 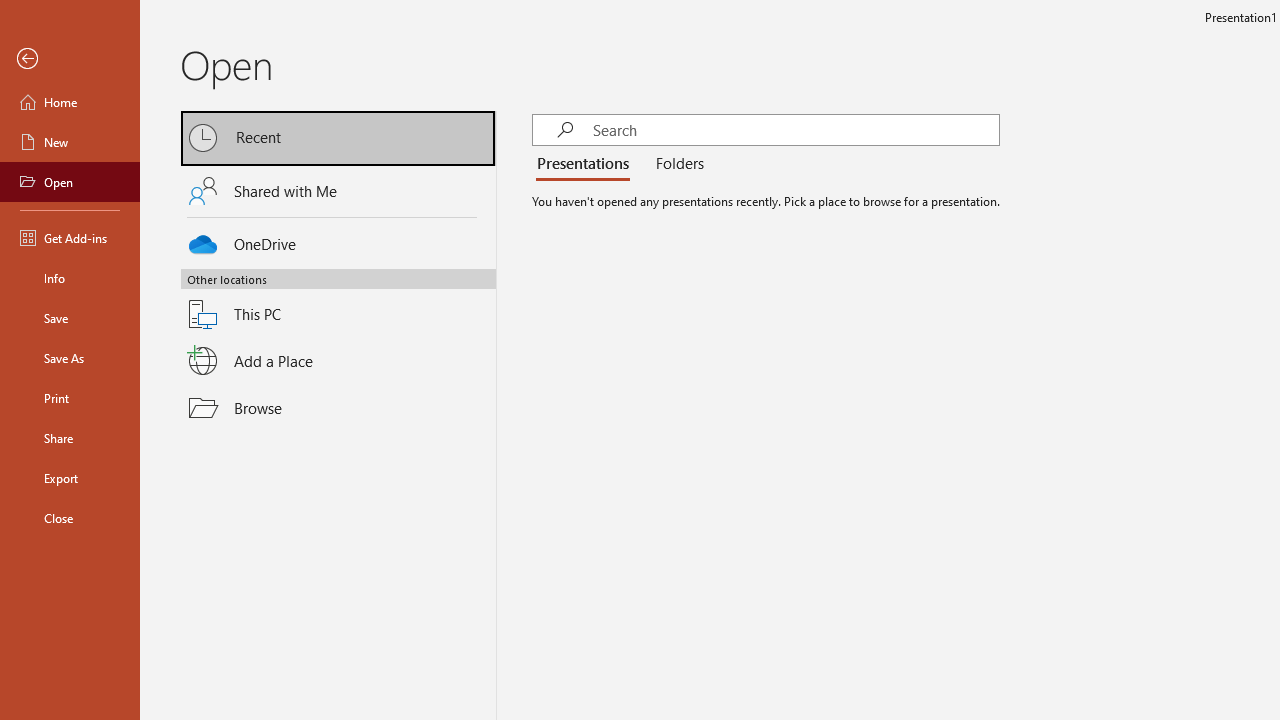 What do you see at coordinates (676, 163) in the screenshot?
I see `'Folders'` at bounding box center [676, 163].